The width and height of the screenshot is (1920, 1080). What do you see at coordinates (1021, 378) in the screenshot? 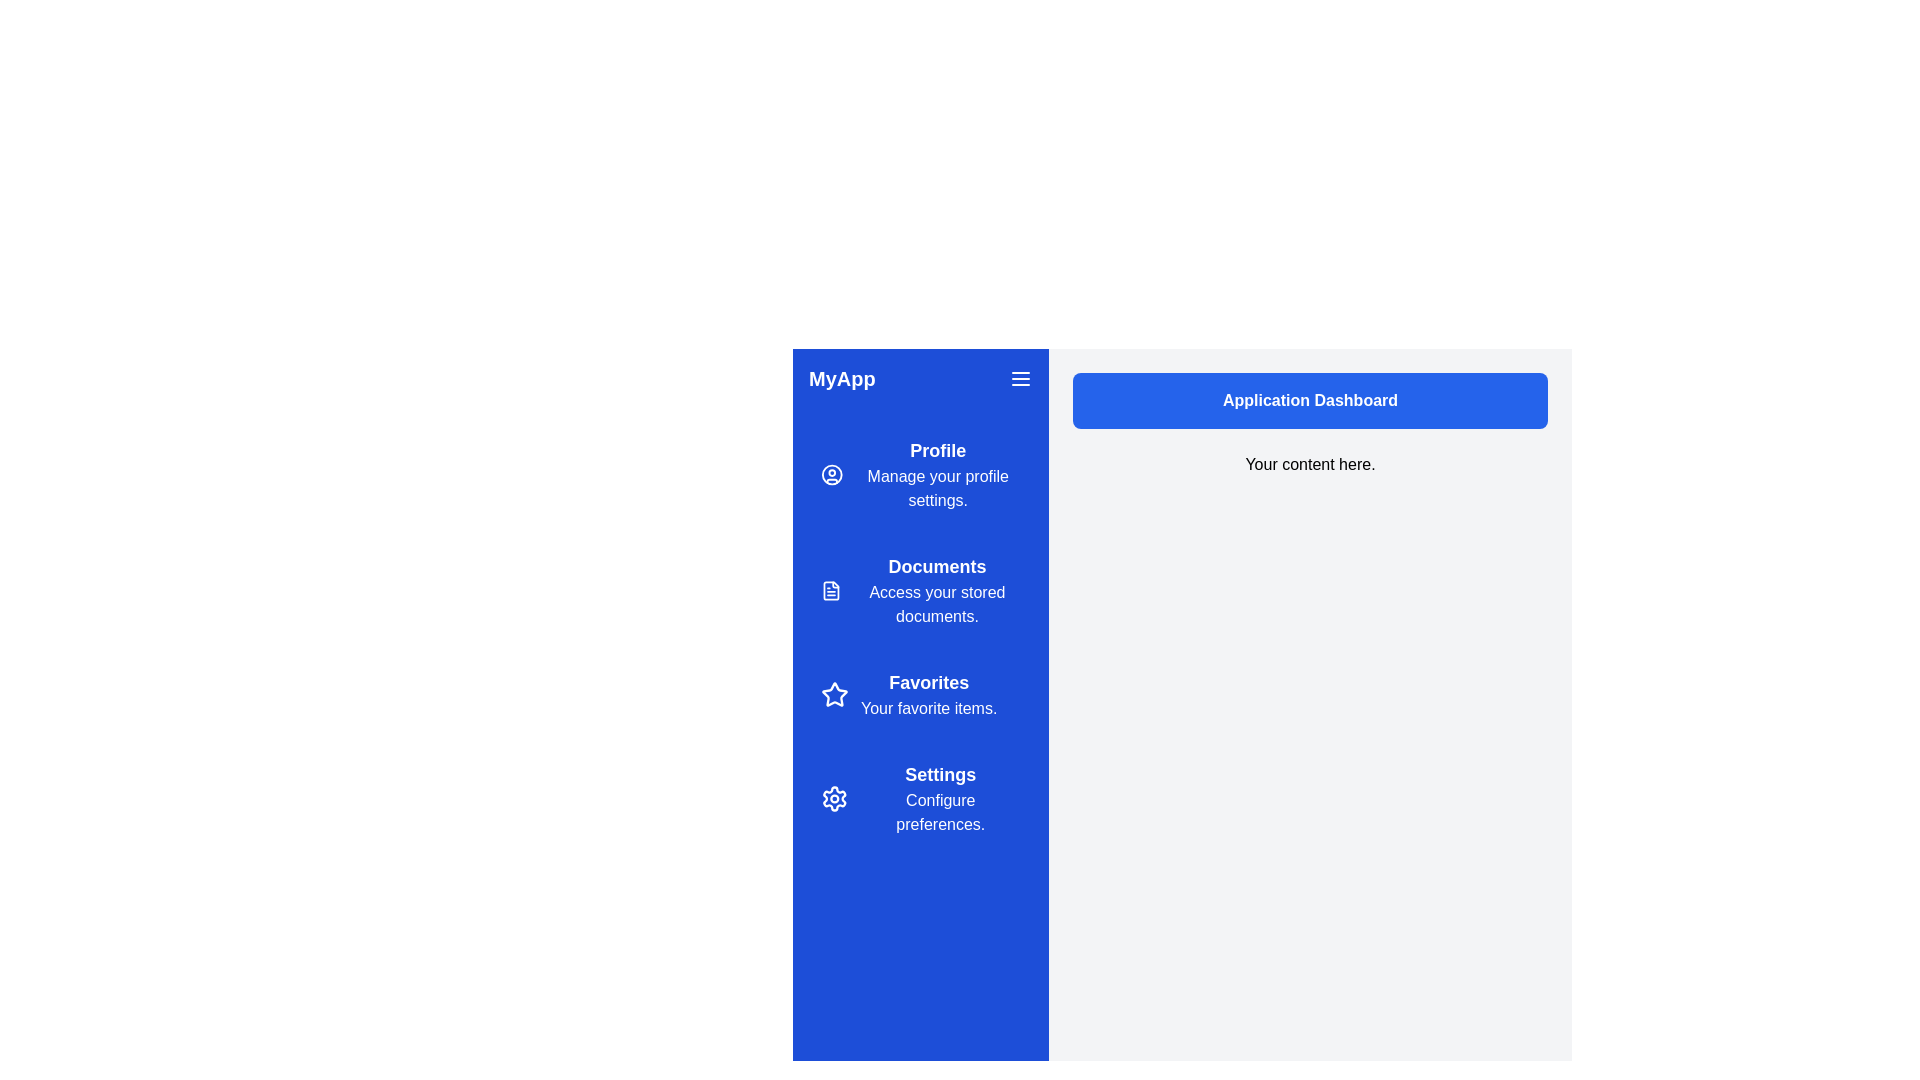
I see `the menu button to toggle the drawer` at bounding box center [1021, 378].